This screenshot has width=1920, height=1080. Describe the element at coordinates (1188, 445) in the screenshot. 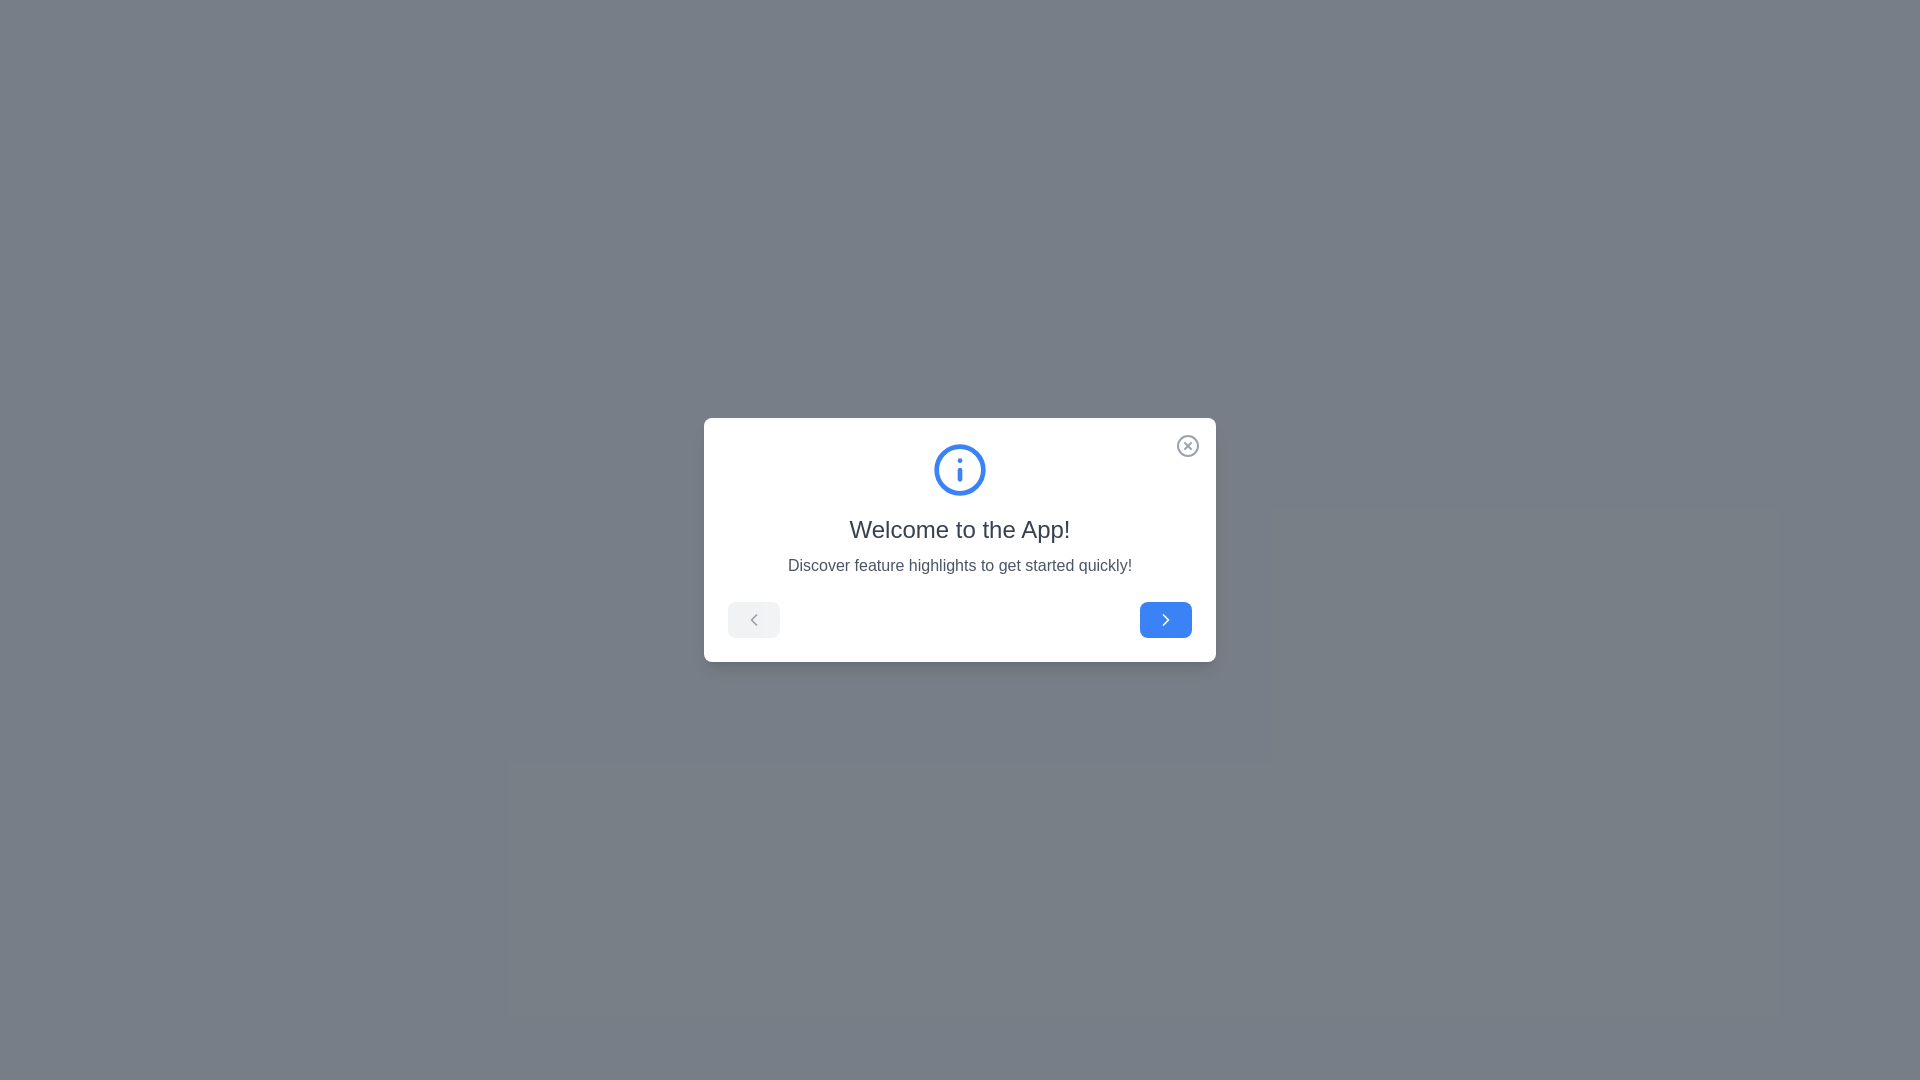

I see `close button at the top-right corner of the onboarding guide` at that location.